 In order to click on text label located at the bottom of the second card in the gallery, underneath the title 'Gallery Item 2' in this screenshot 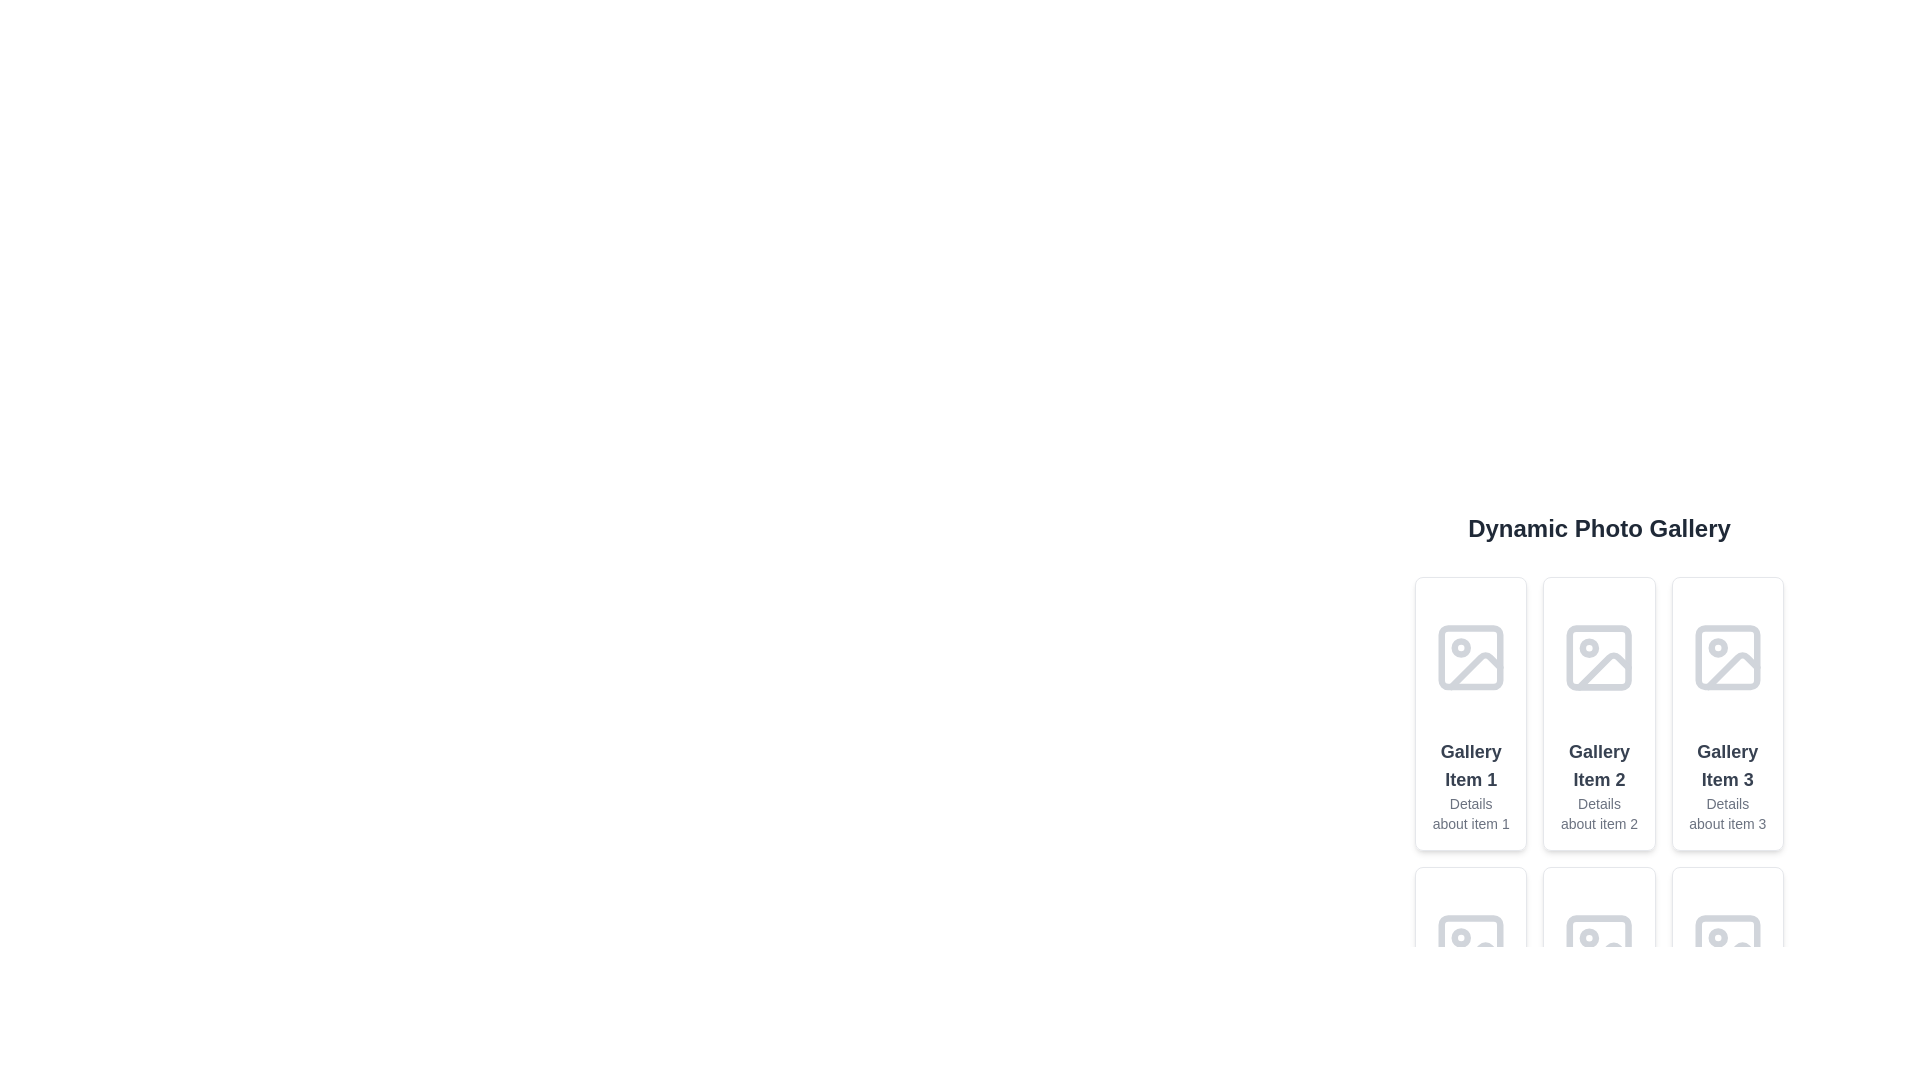, I will do `click(1598, 813)`.